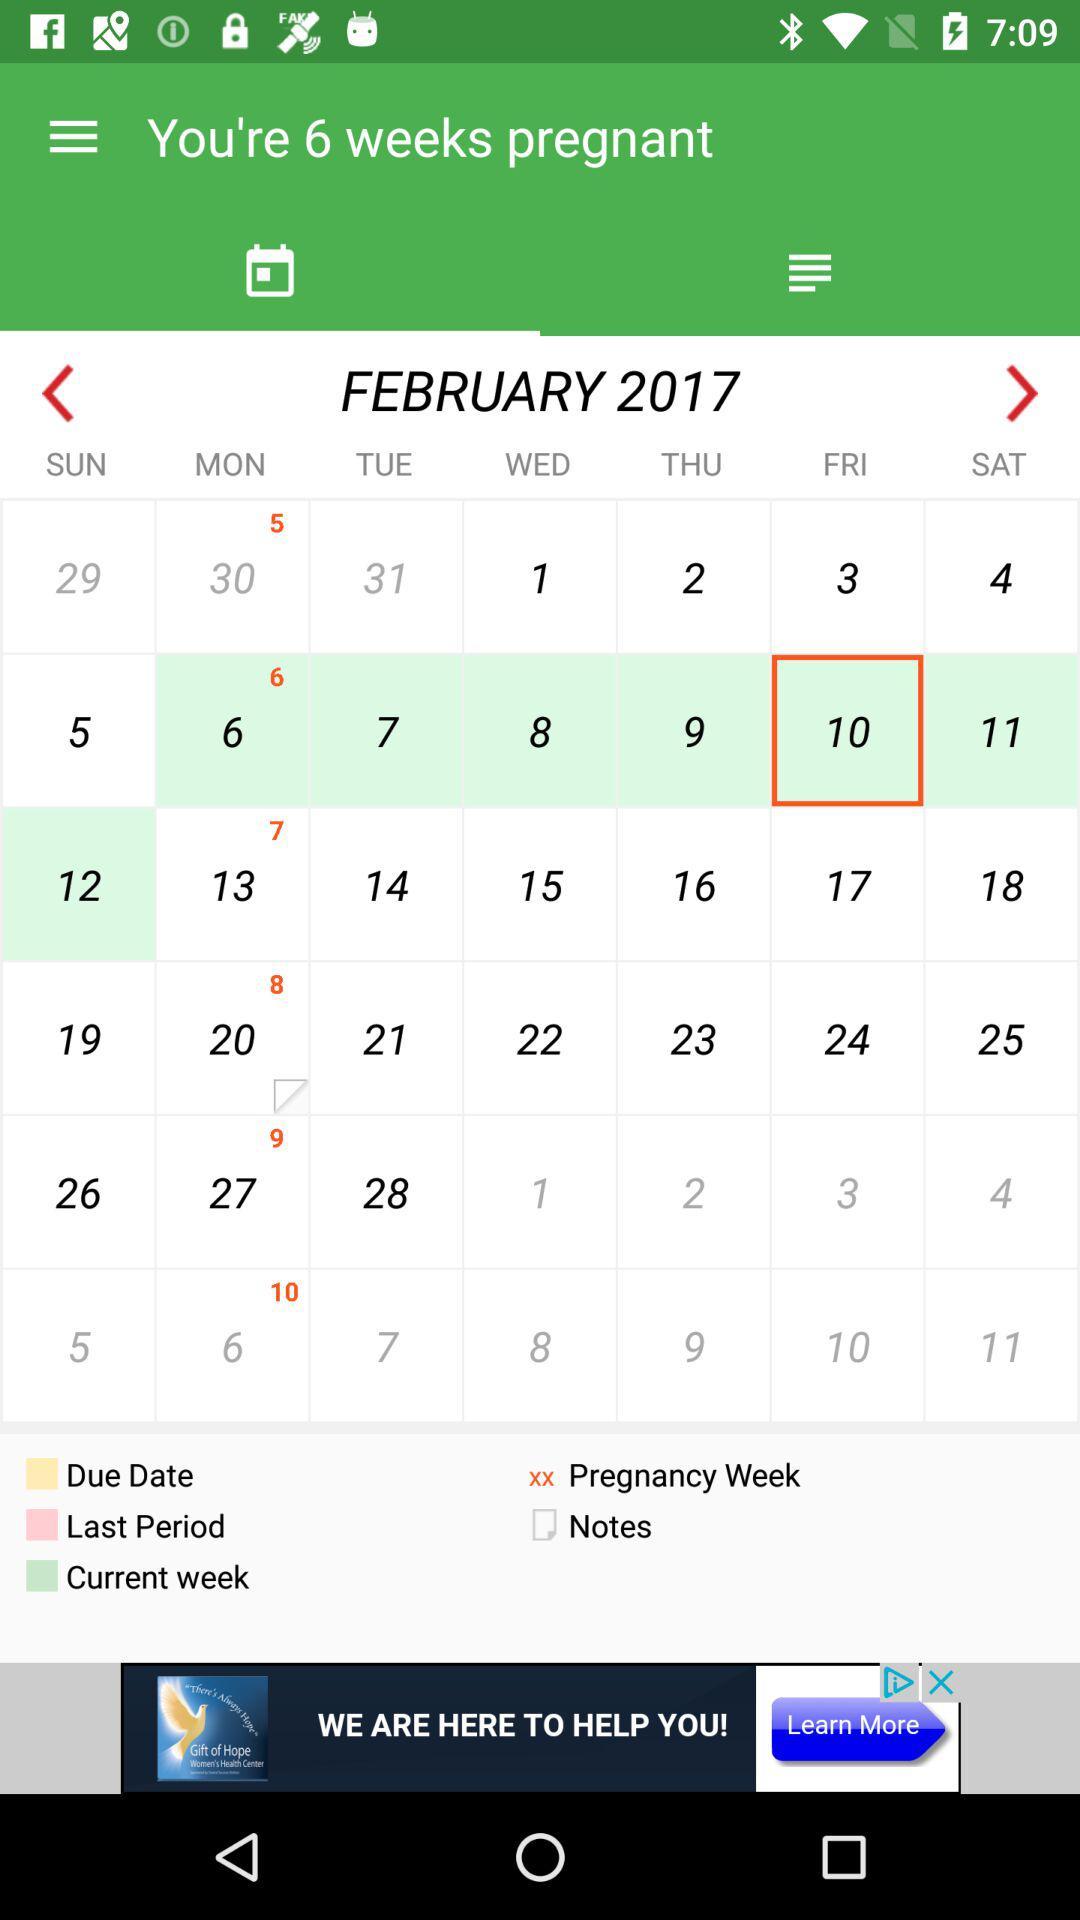 The image size is (1080, 1920). Describe the element at coordinates (540, 1727) in the screenshot. I see `interact with the advertisement` at that location.